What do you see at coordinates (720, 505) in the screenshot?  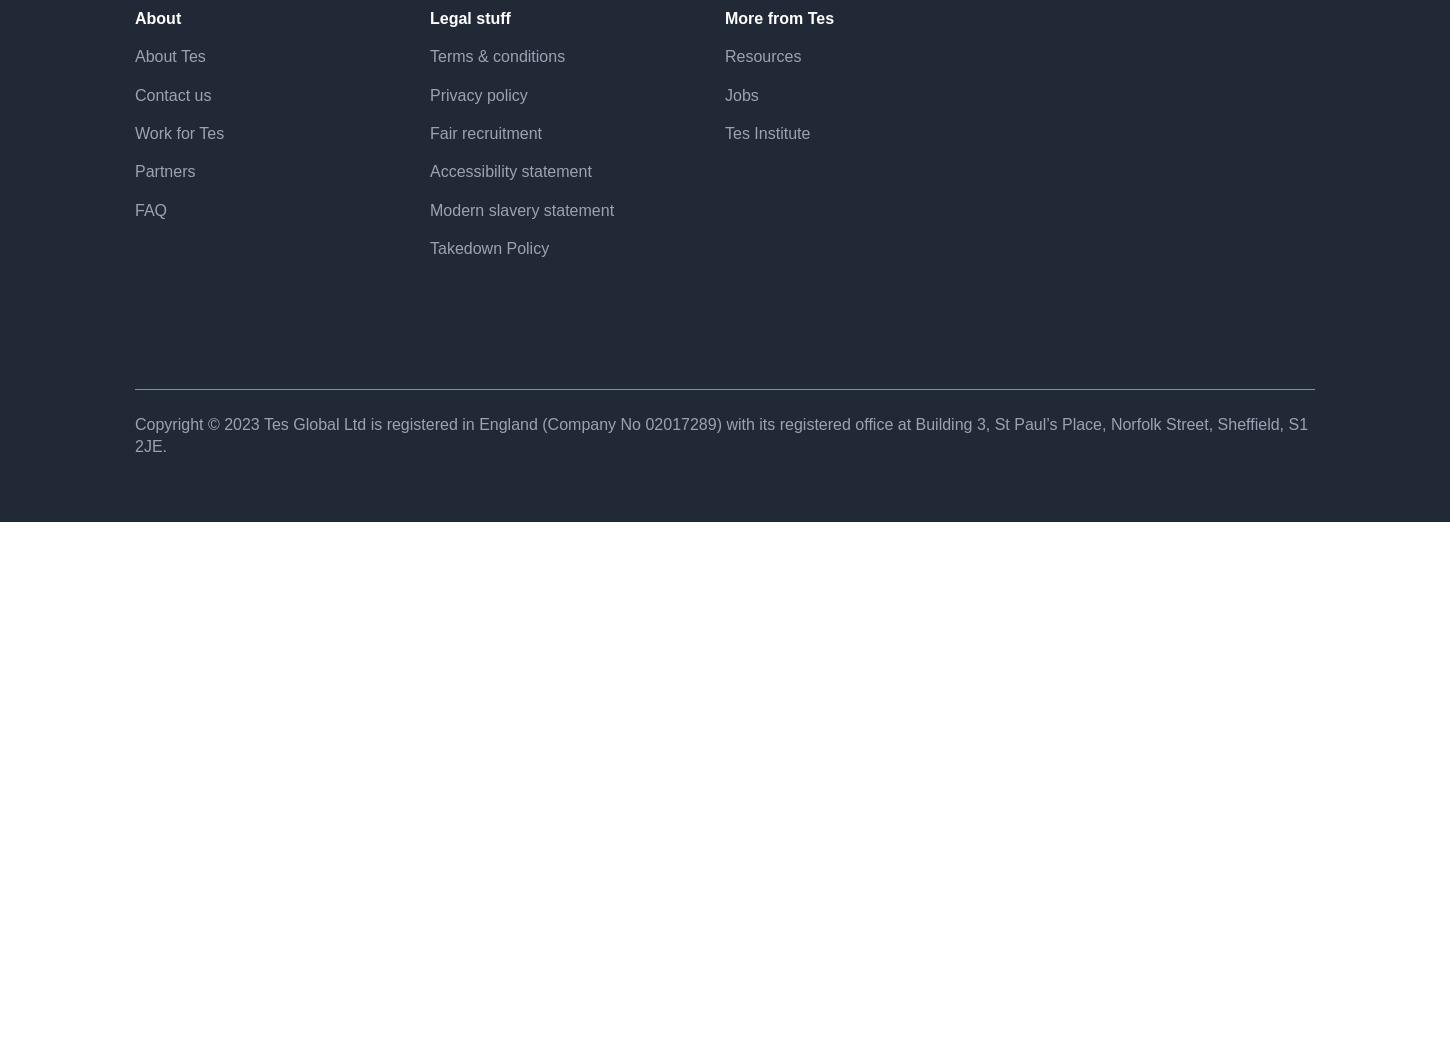 I see `'Copyright © 2023 Tes Global Ltd is registered in England (Company No 02017​289) with its registered office at Building 3, 
      St Paul’s Place, Norfolk Street, Sheffield, S1 2JE.'` at bounding box center [720, 505].